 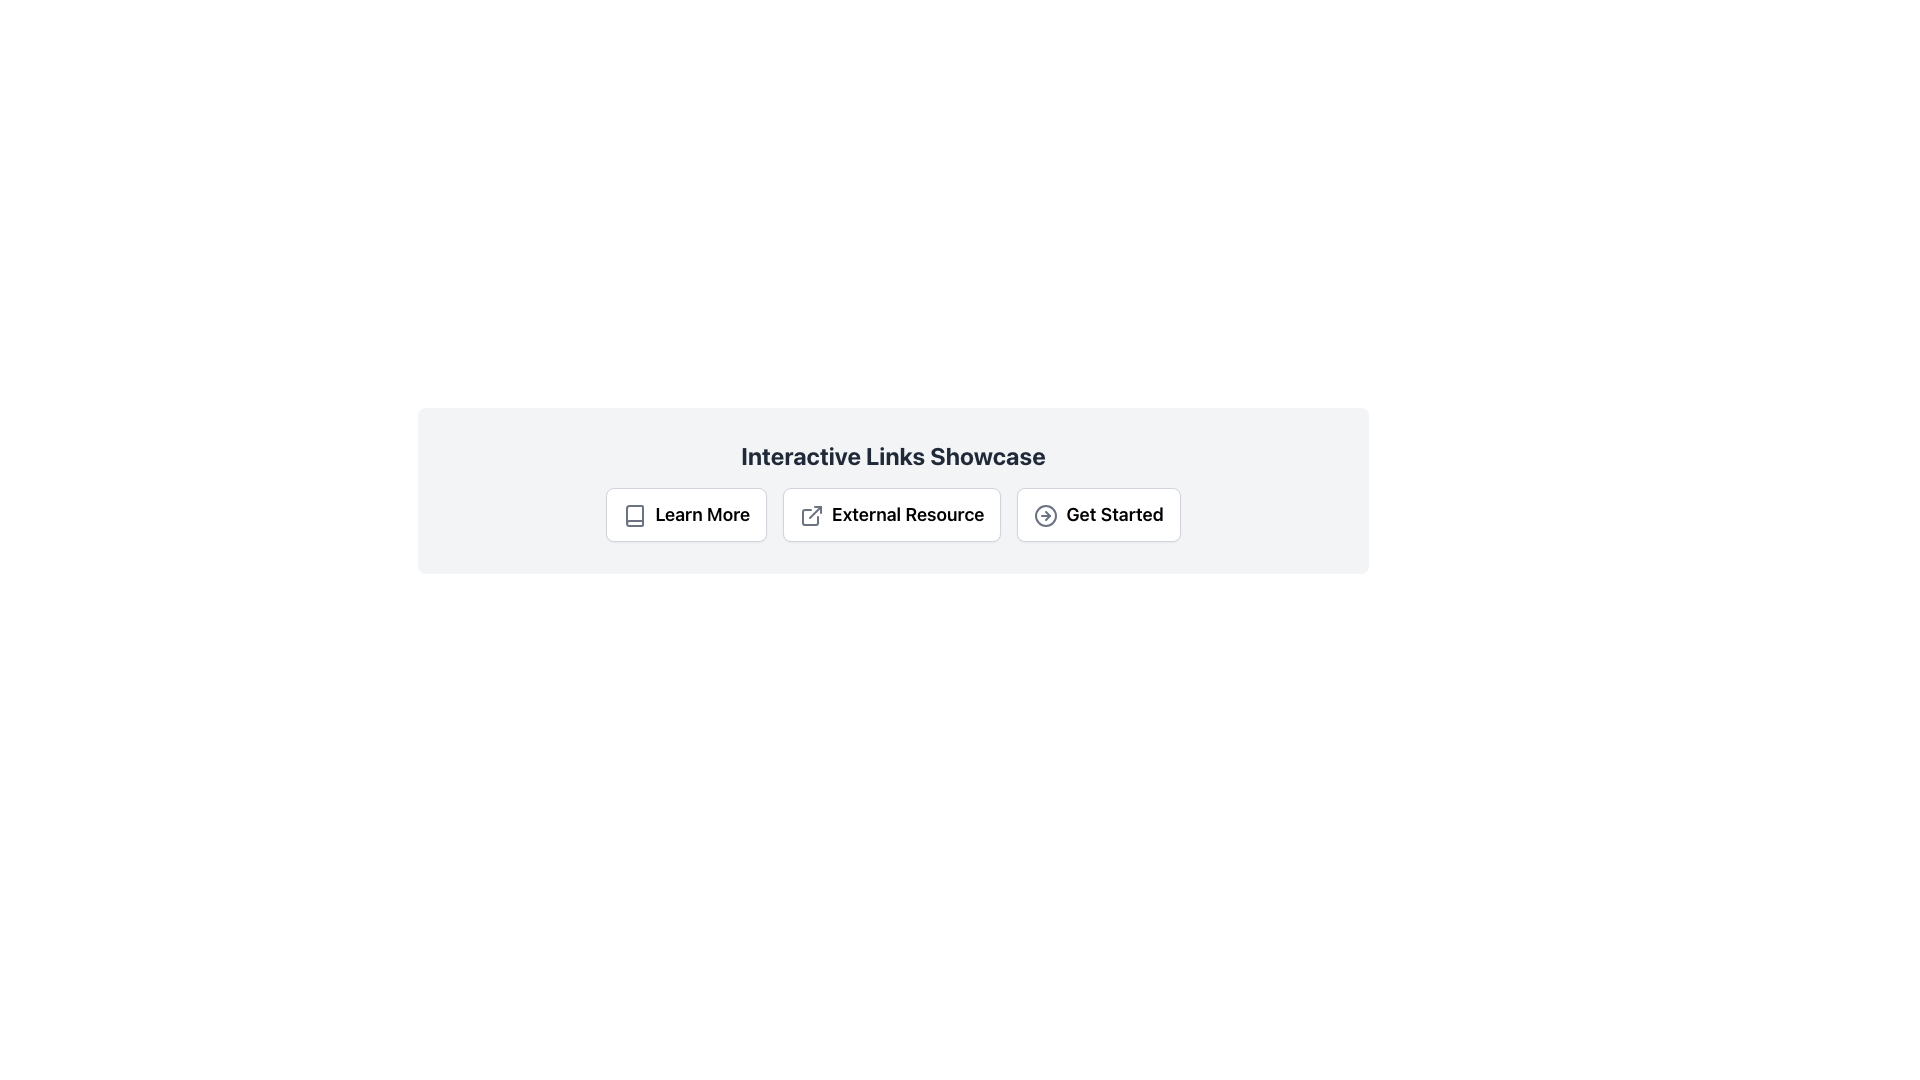 What do you see at coordinates (891, 514) in the screenshot?
I see `the second button labeled 'External Resource'` at bounding box center [891, 514].